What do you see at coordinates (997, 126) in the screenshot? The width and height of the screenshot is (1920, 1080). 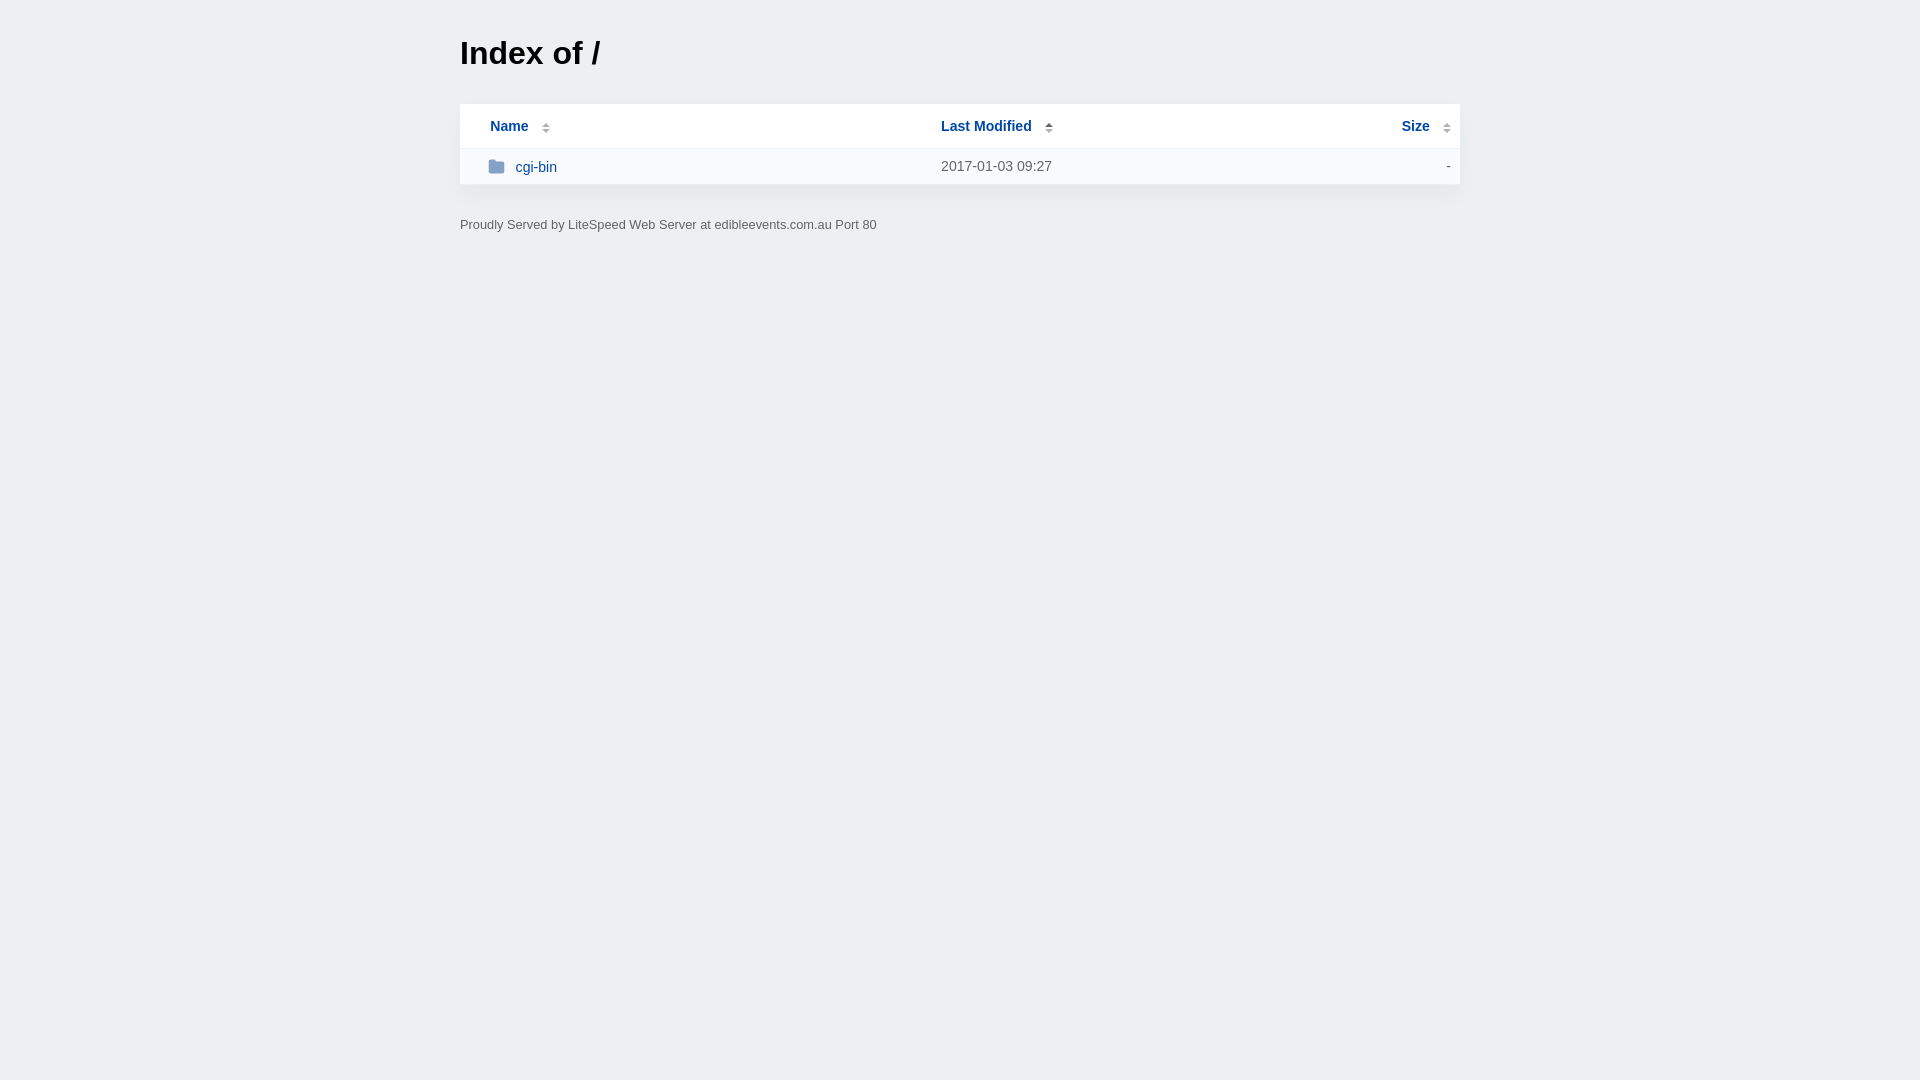 I see `'Last Modified'` at bounding box center [997, 126].